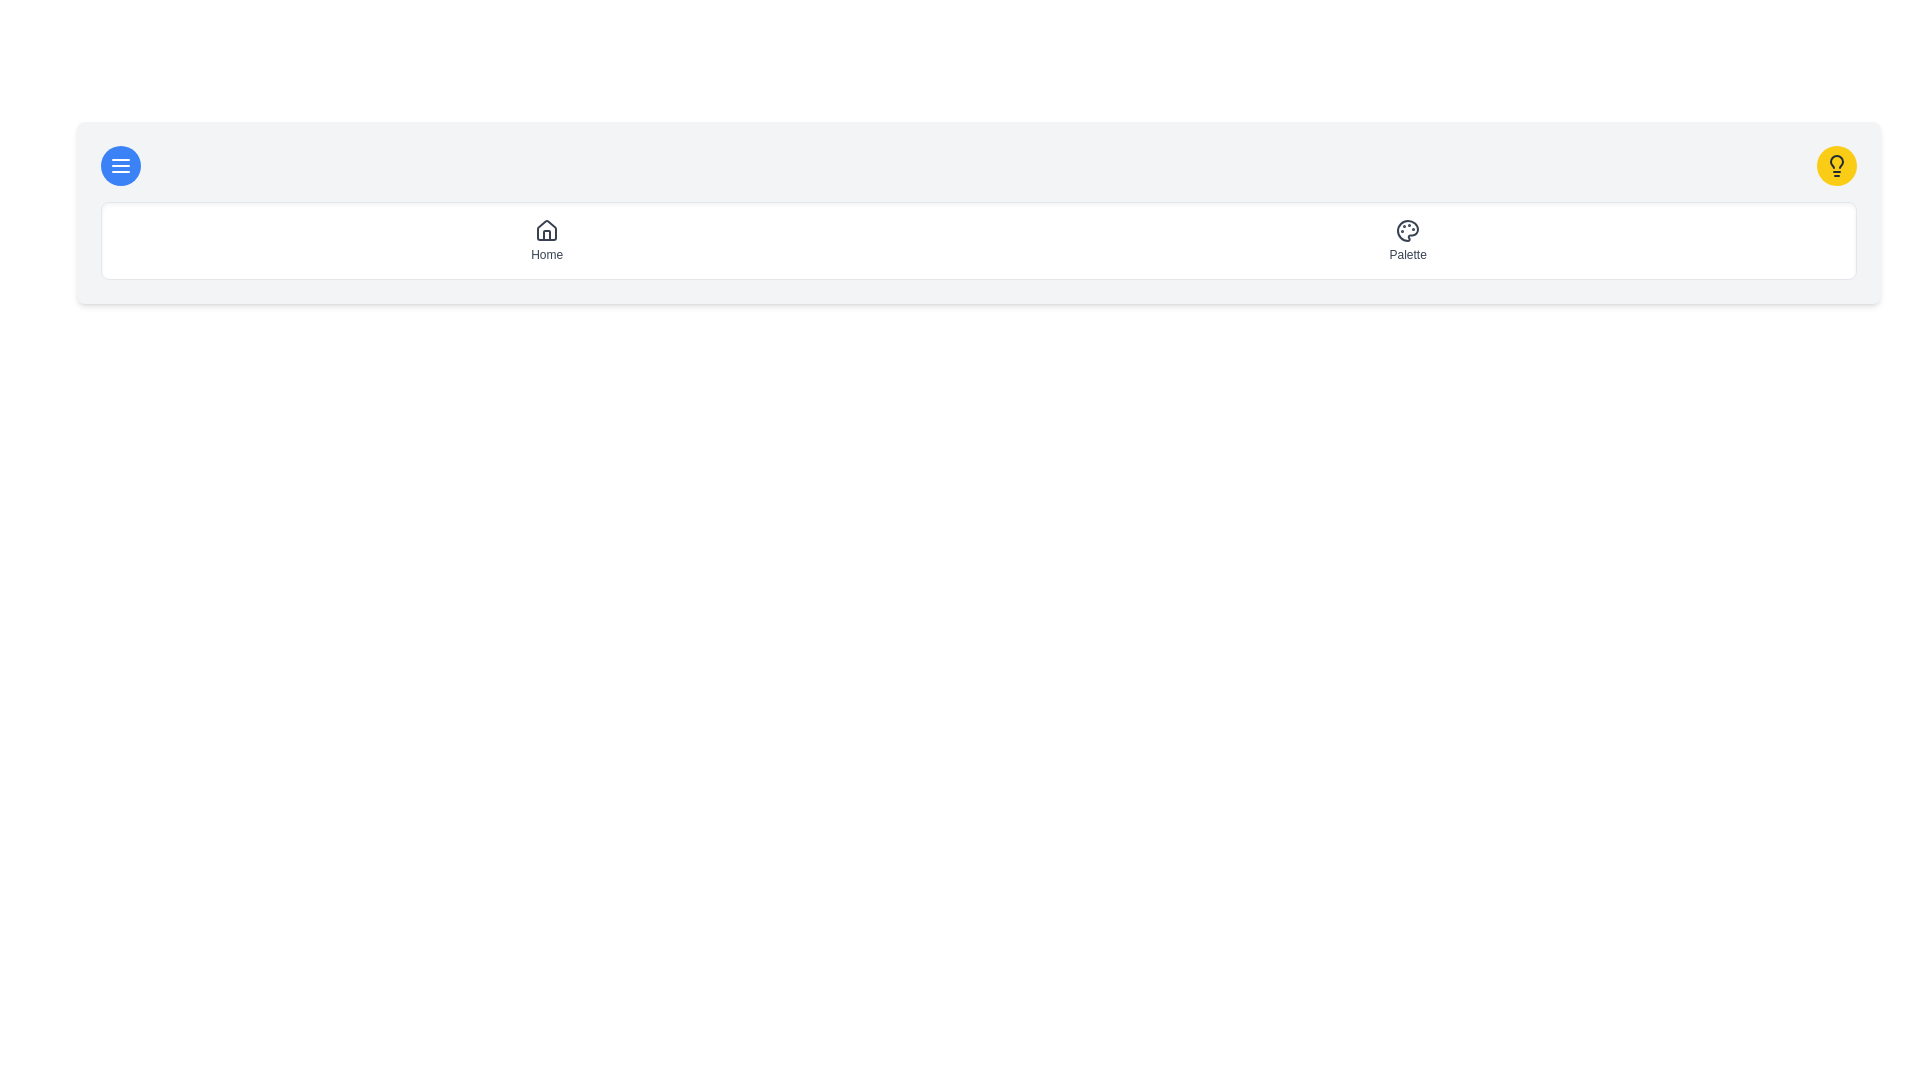 The width and height of the screenshot is (1920, 1080). Describe the element at coordinates (1407, 239) in the screenshot. I see `the circular palette icon with decorative dots above the text 'Palette' in the navigation bar` at that location.